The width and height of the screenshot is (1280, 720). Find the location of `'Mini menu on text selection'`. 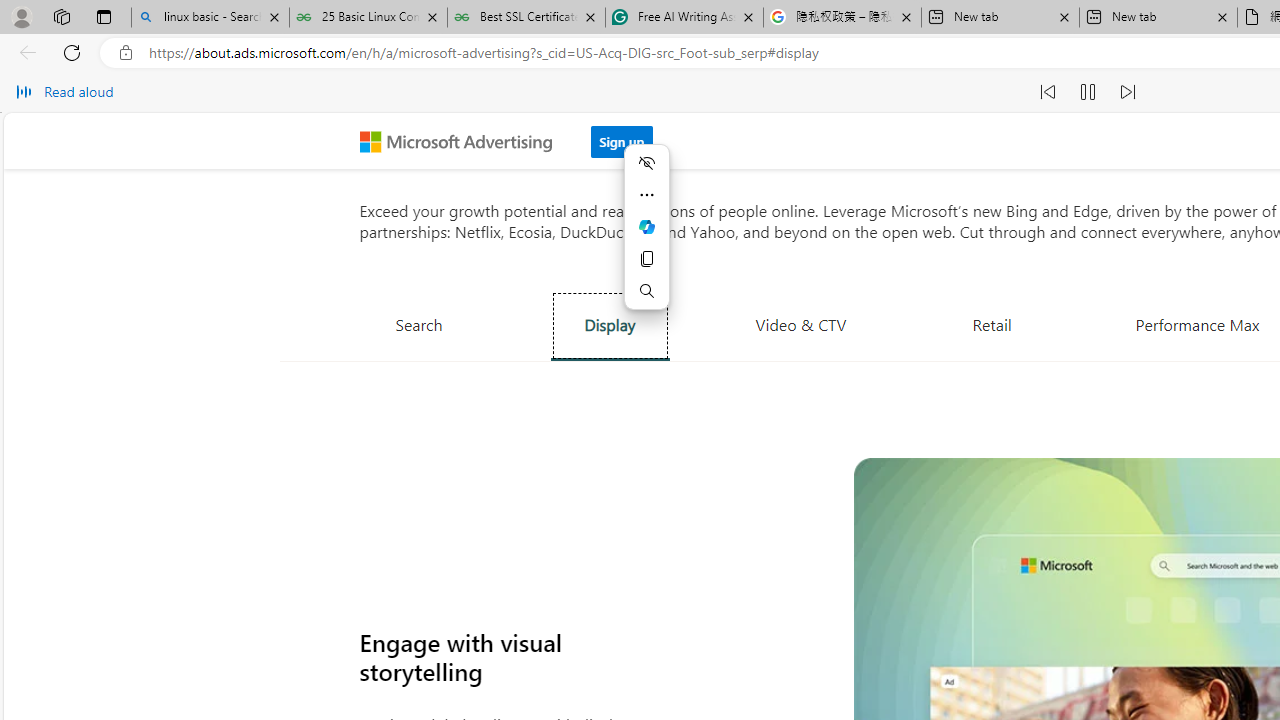

'Mini menu on text selection' is located at coordinates (647, 225).